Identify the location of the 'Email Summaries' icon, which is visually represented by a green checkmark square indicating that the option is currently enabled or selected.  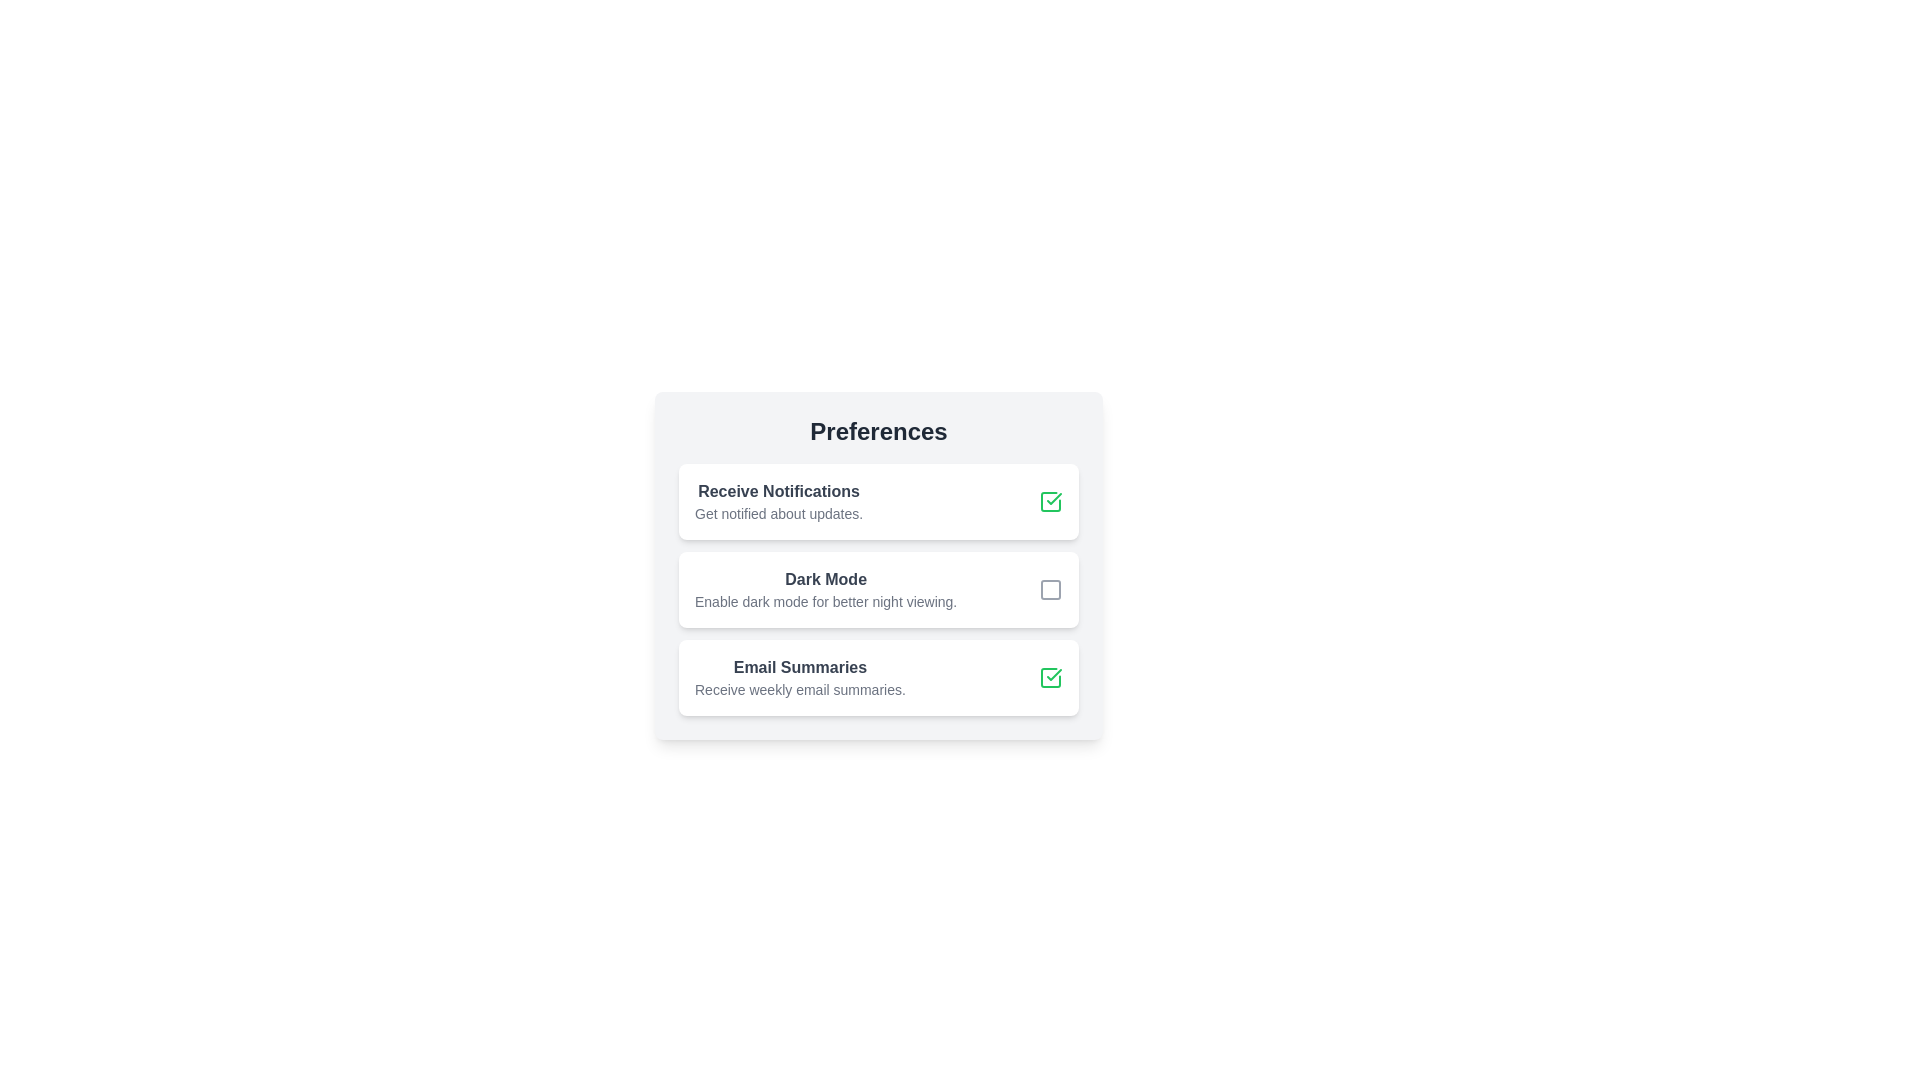
(1053, 497).